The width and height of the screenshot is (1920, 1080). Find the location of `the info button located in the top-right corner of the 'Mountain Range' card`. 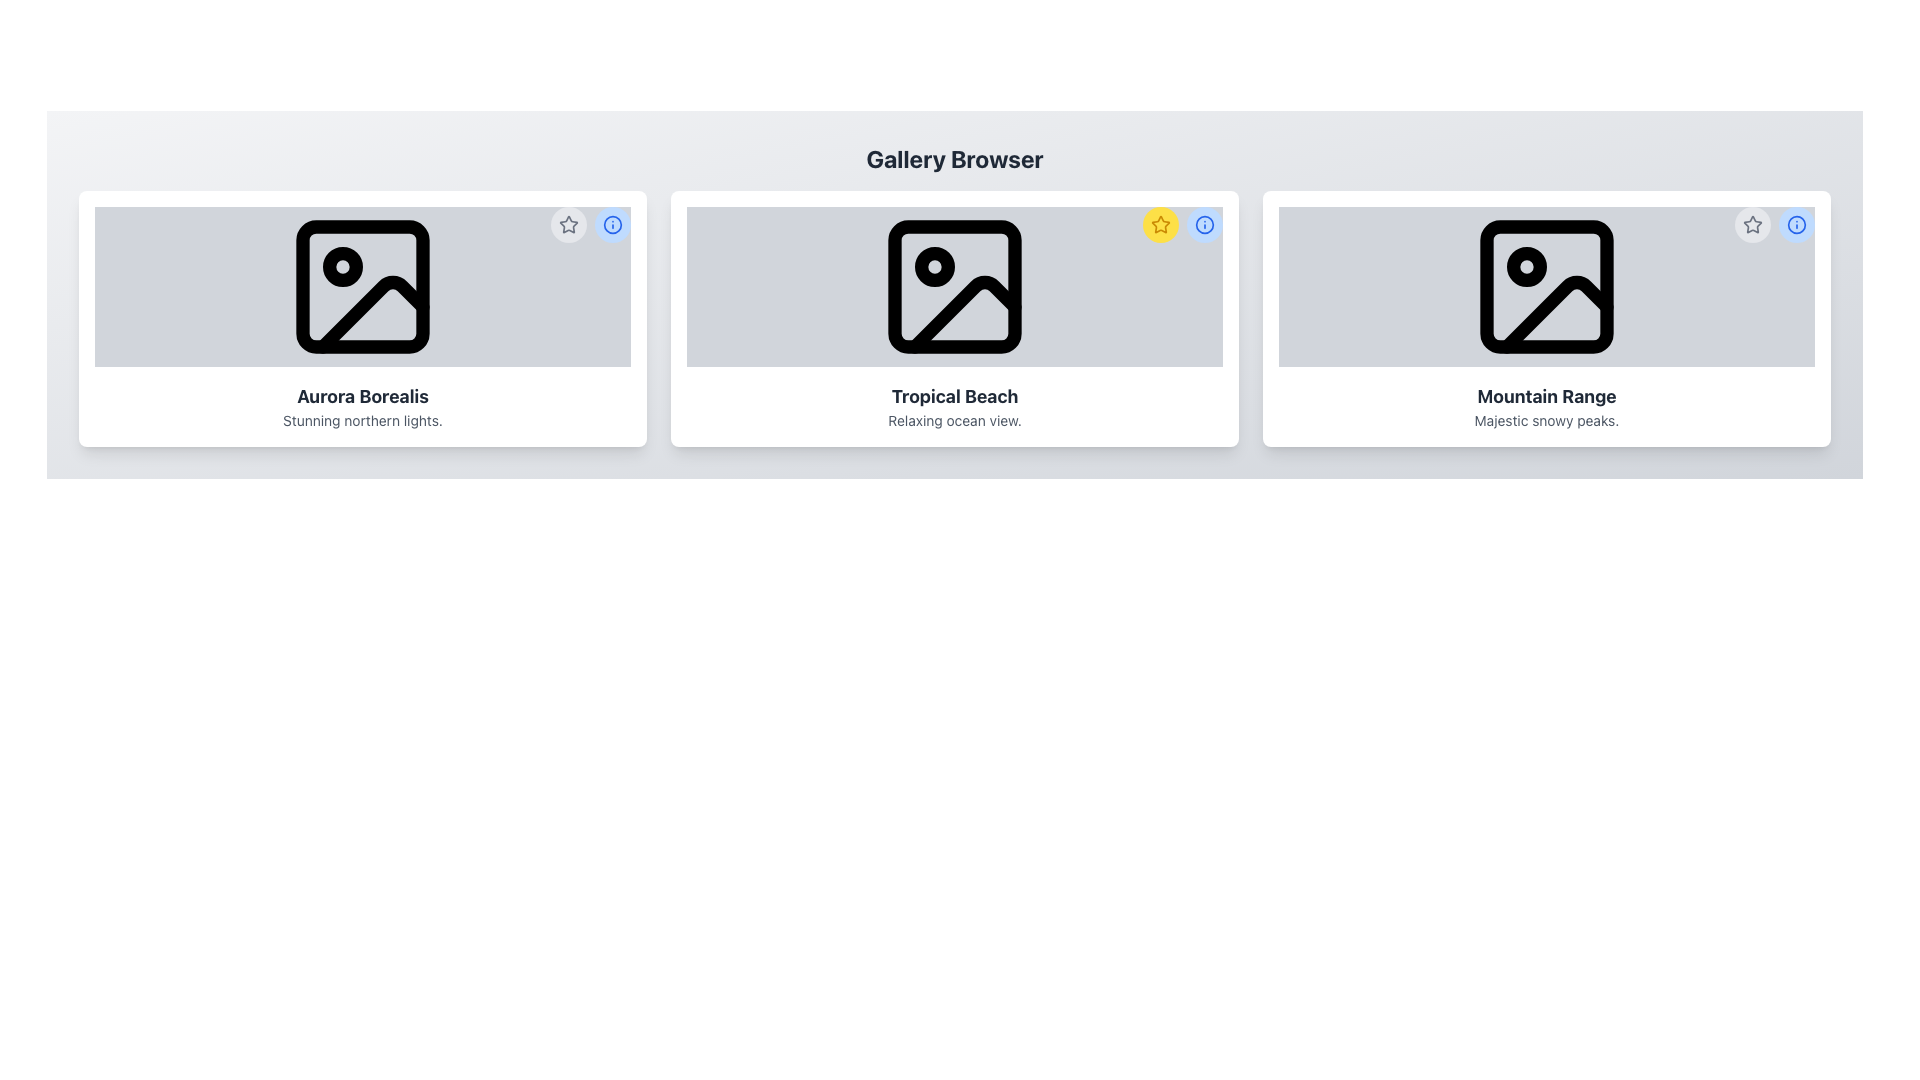

the info button located in the top-right corner of the 'Mountain Range' card is located at coordinates (1796, 224).